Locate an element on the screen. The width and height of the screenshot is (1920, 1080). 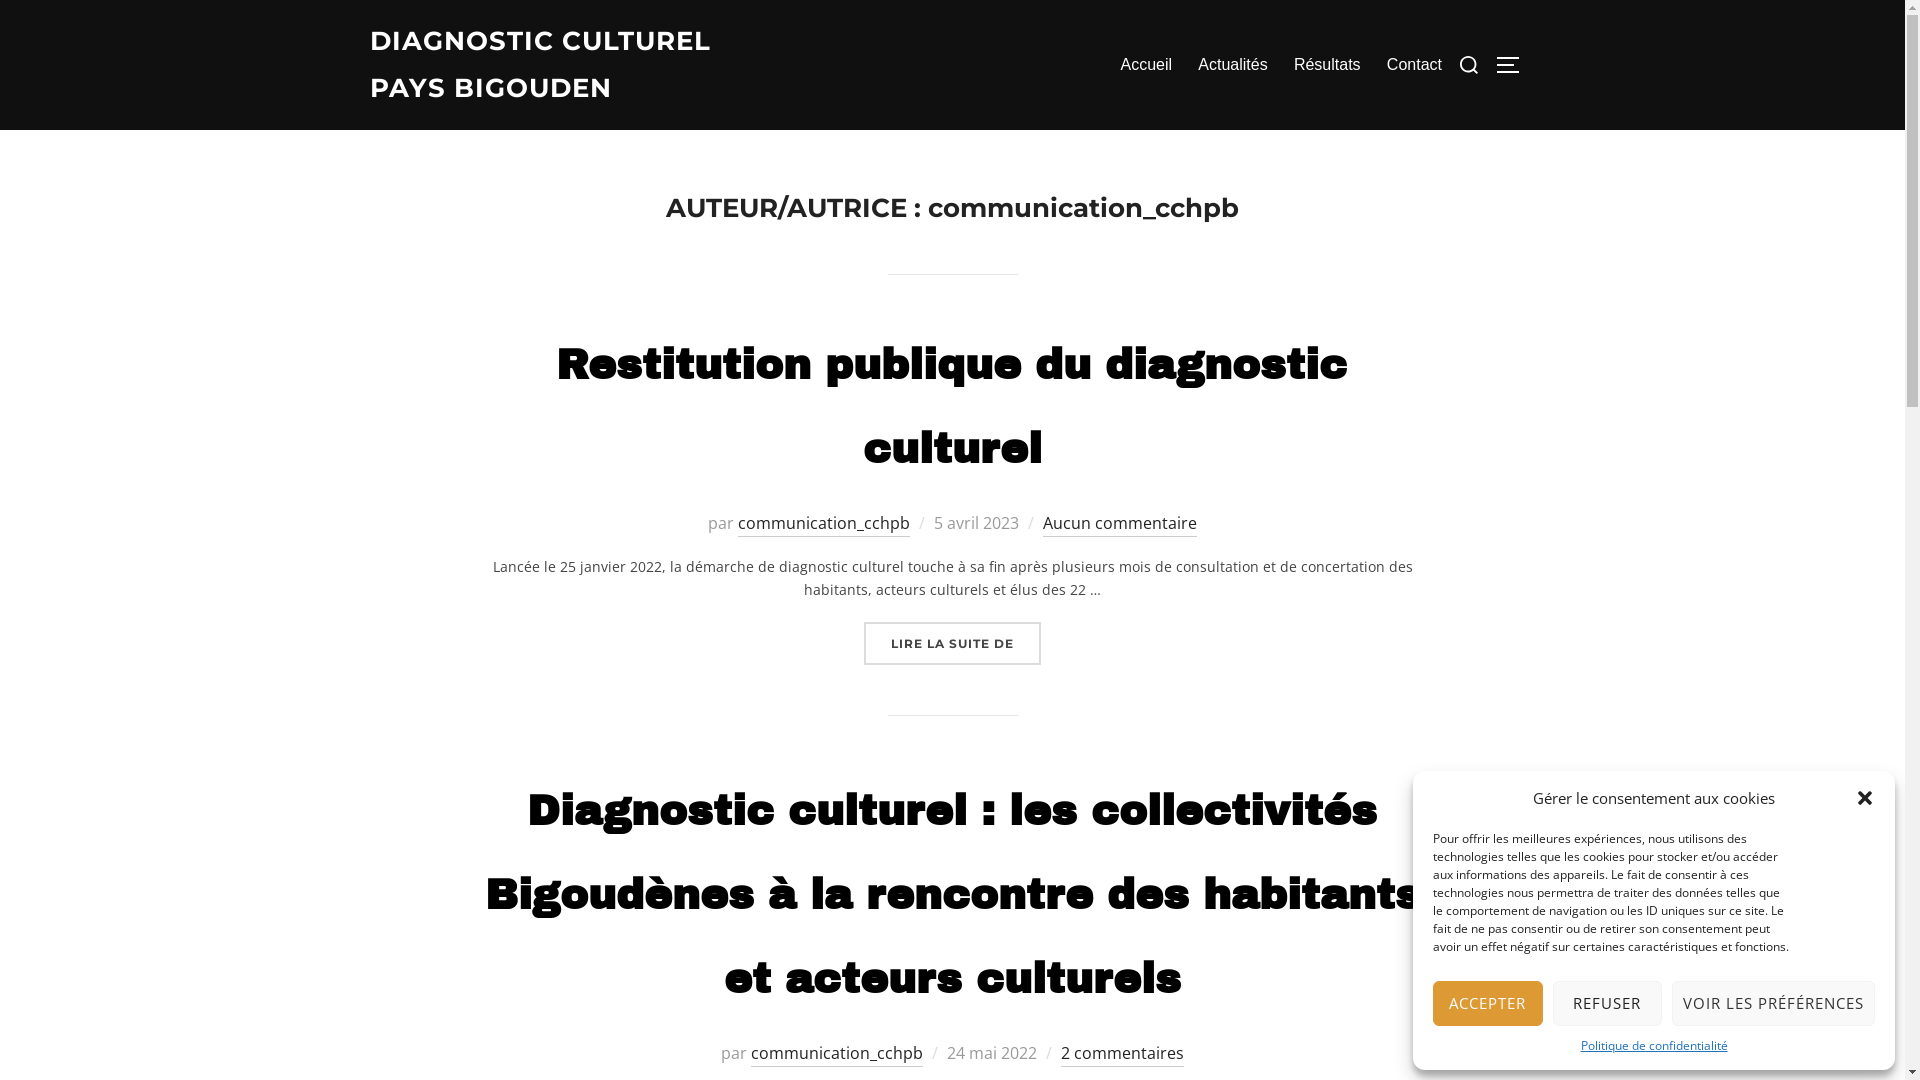
'Contact' is located at coordinates (1413, 64).